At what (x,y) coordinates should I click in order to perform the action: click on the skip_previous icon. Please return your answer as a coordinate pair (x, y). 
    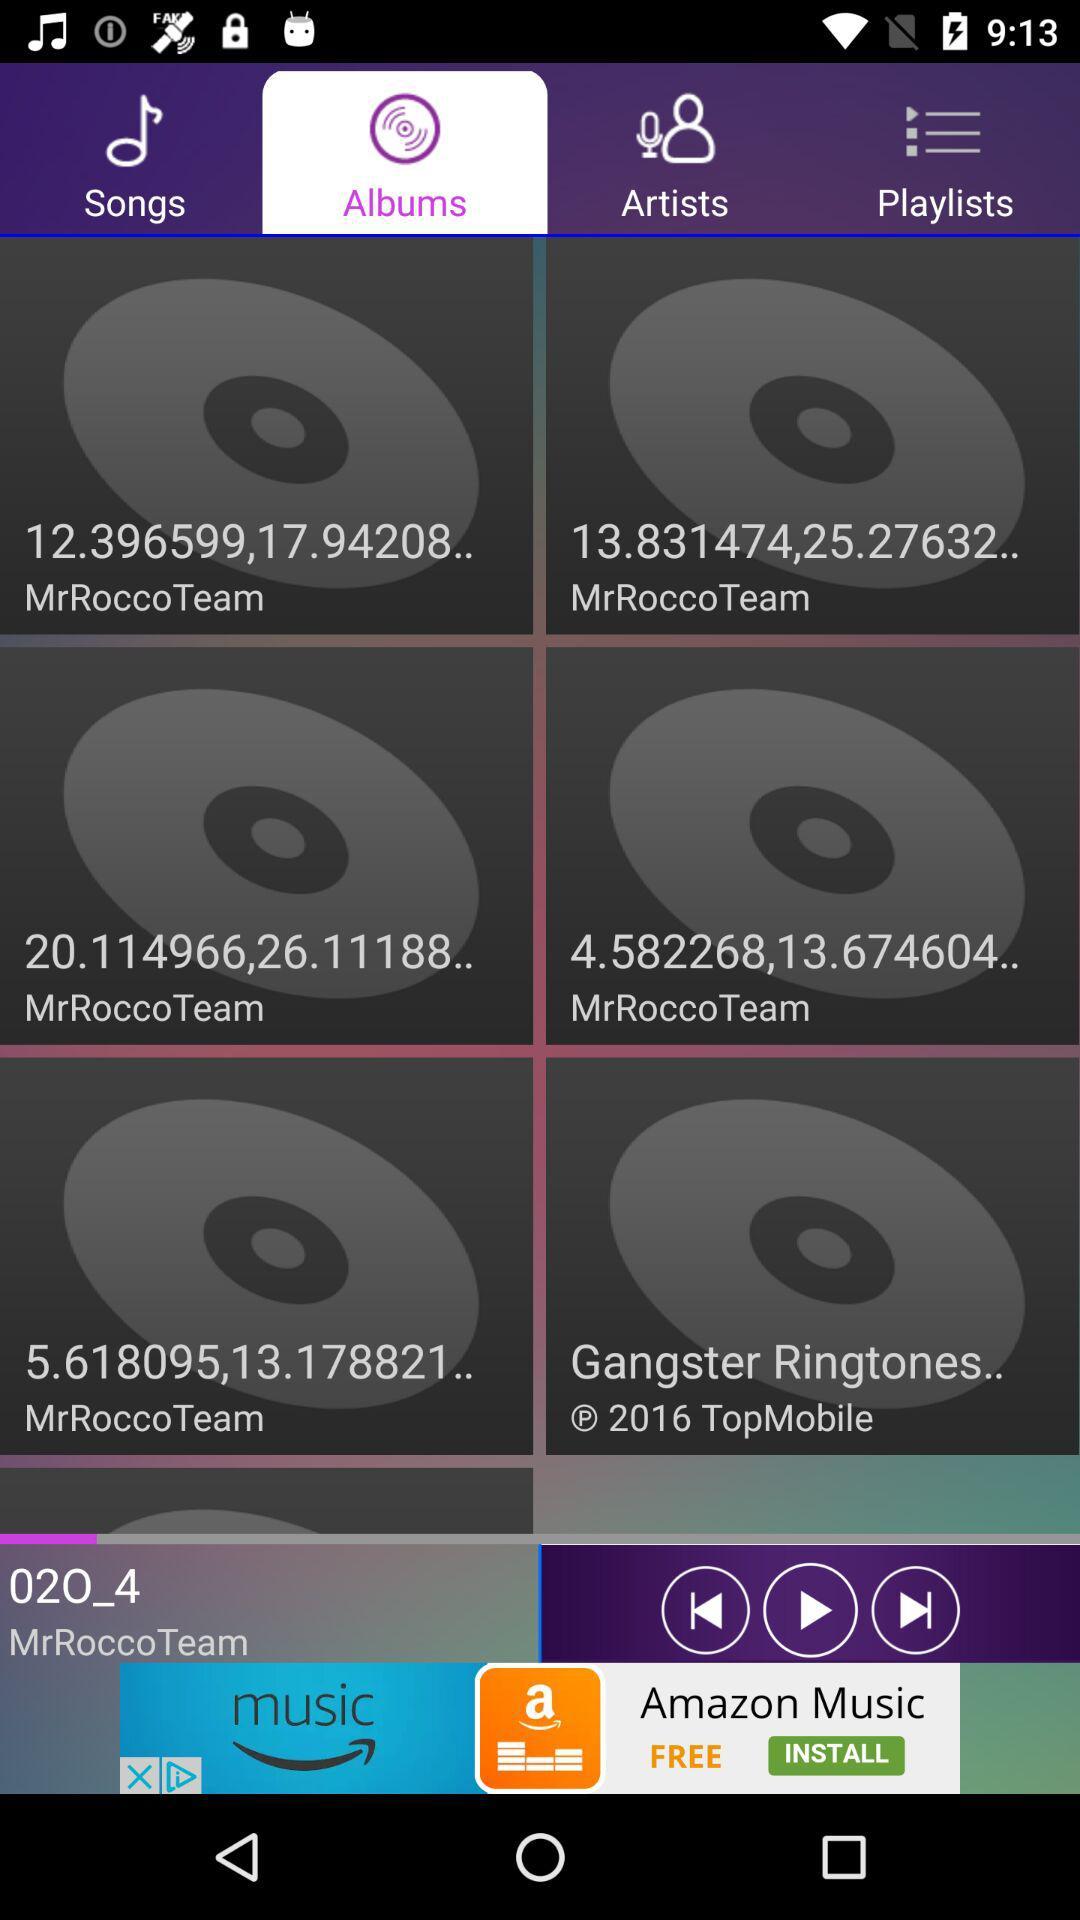
    Looking at the image, I should click on (704, 1610).